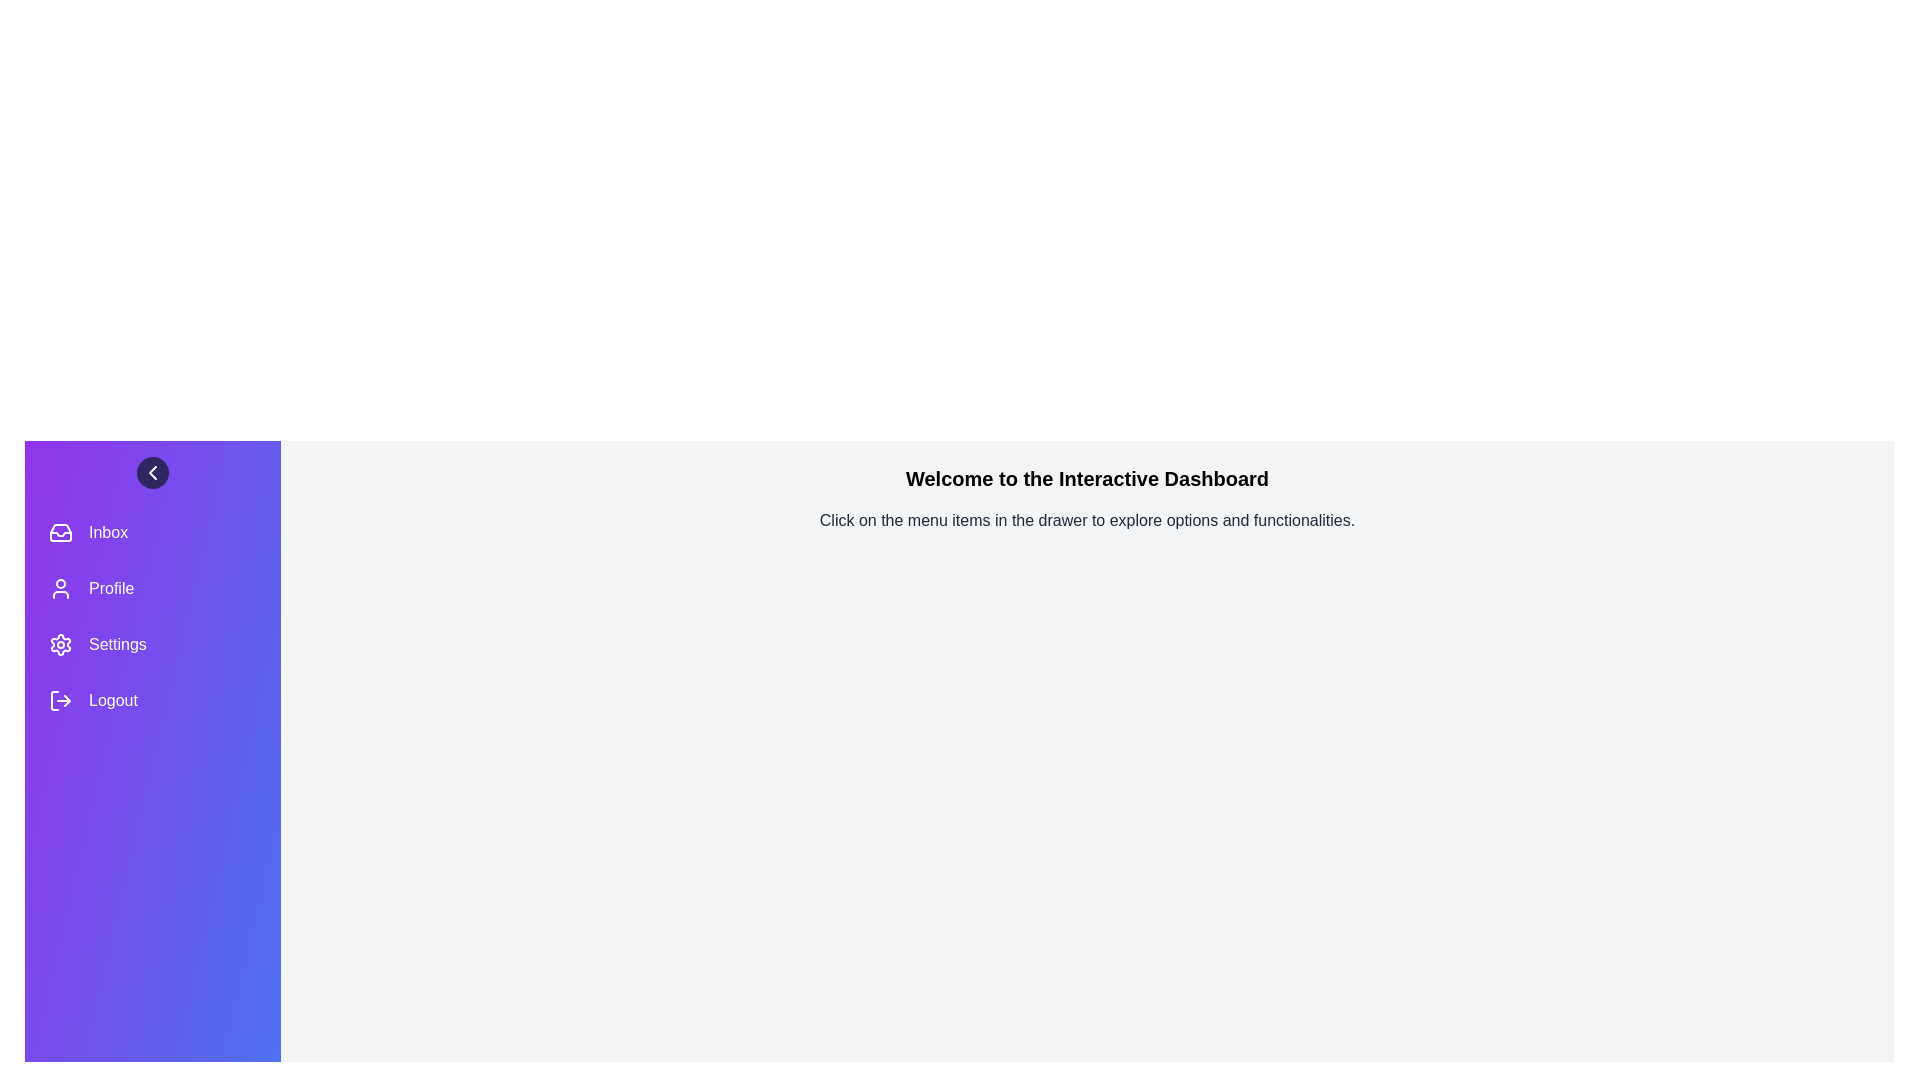 This screenshot has height=1080, width=1920. Describe the element at coordinates (152, 531) in the screenshot. I see `the menu item labeled Inbox to trigger its associated action` at that location.